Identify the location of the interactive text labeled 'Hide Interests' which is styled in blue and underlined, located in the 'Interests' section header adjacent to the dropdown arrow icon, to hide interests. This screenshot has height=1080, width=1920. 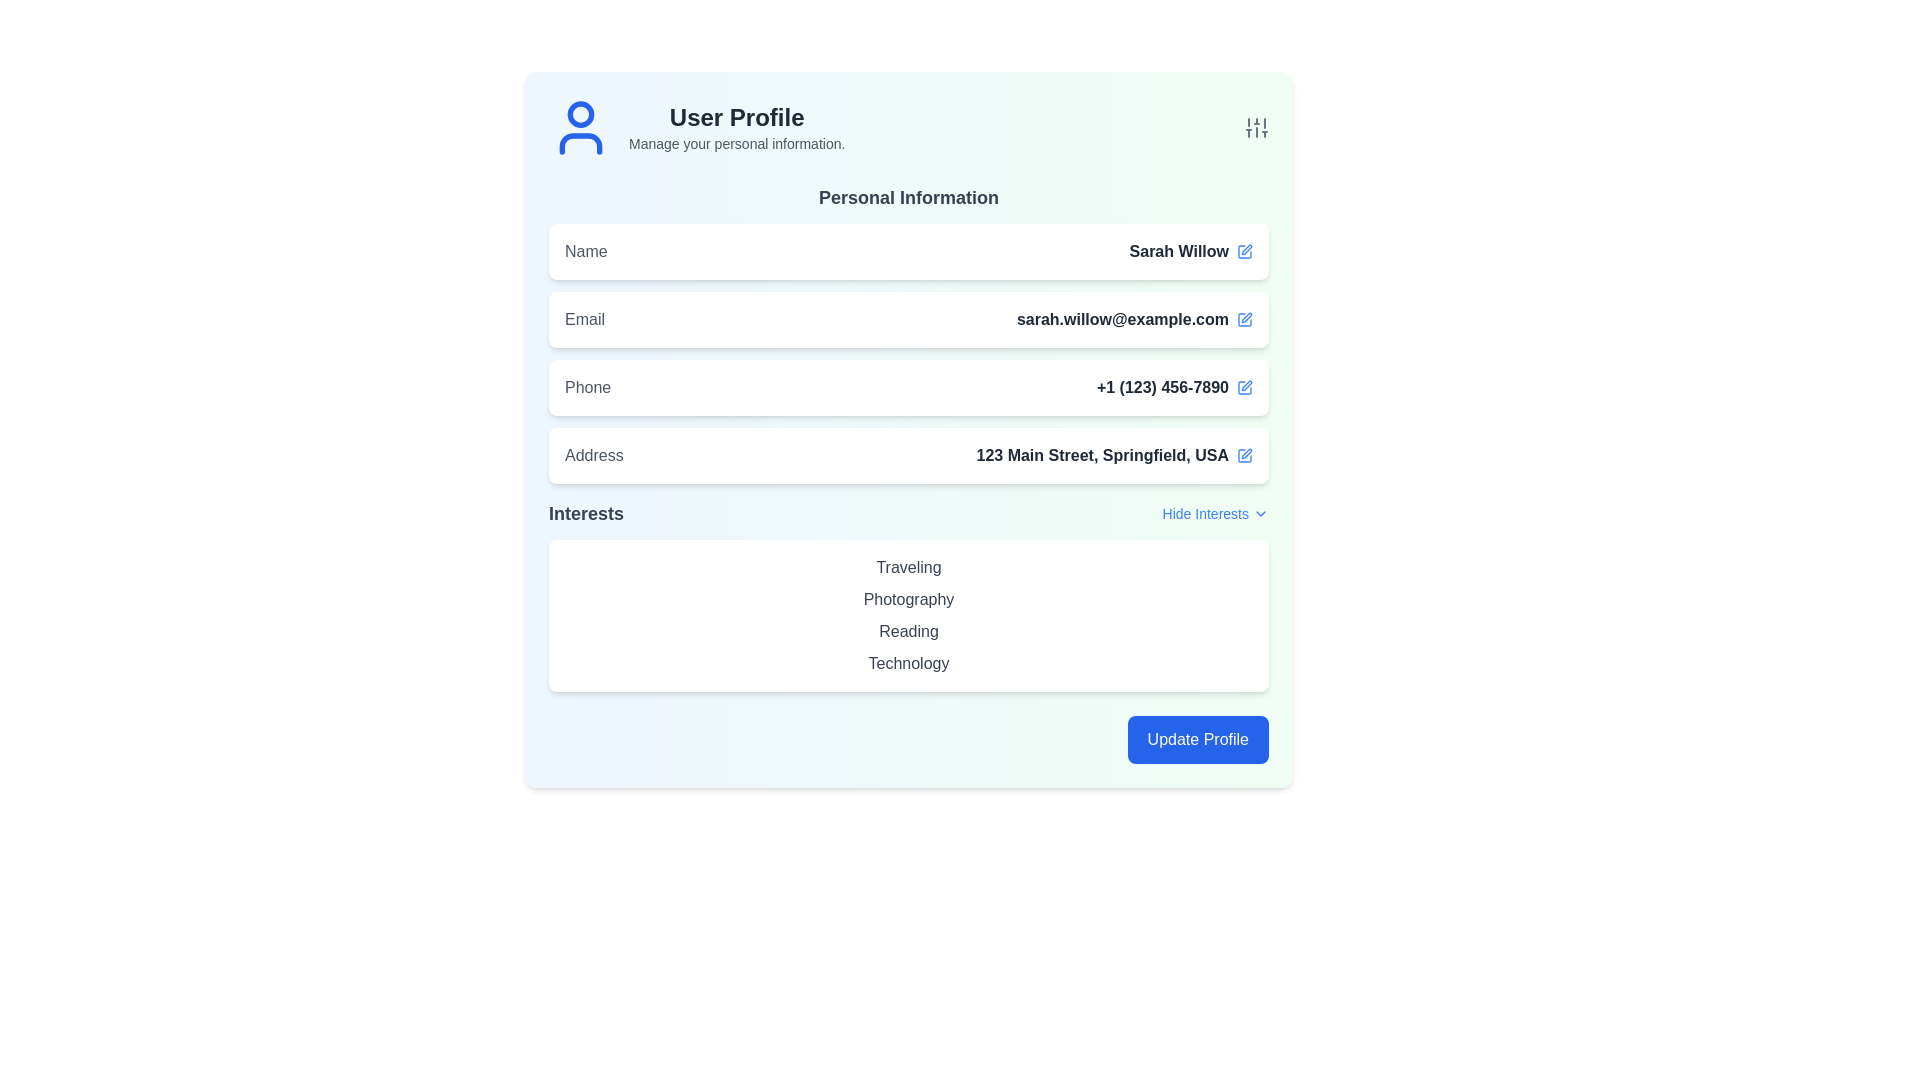
(1214, 512).